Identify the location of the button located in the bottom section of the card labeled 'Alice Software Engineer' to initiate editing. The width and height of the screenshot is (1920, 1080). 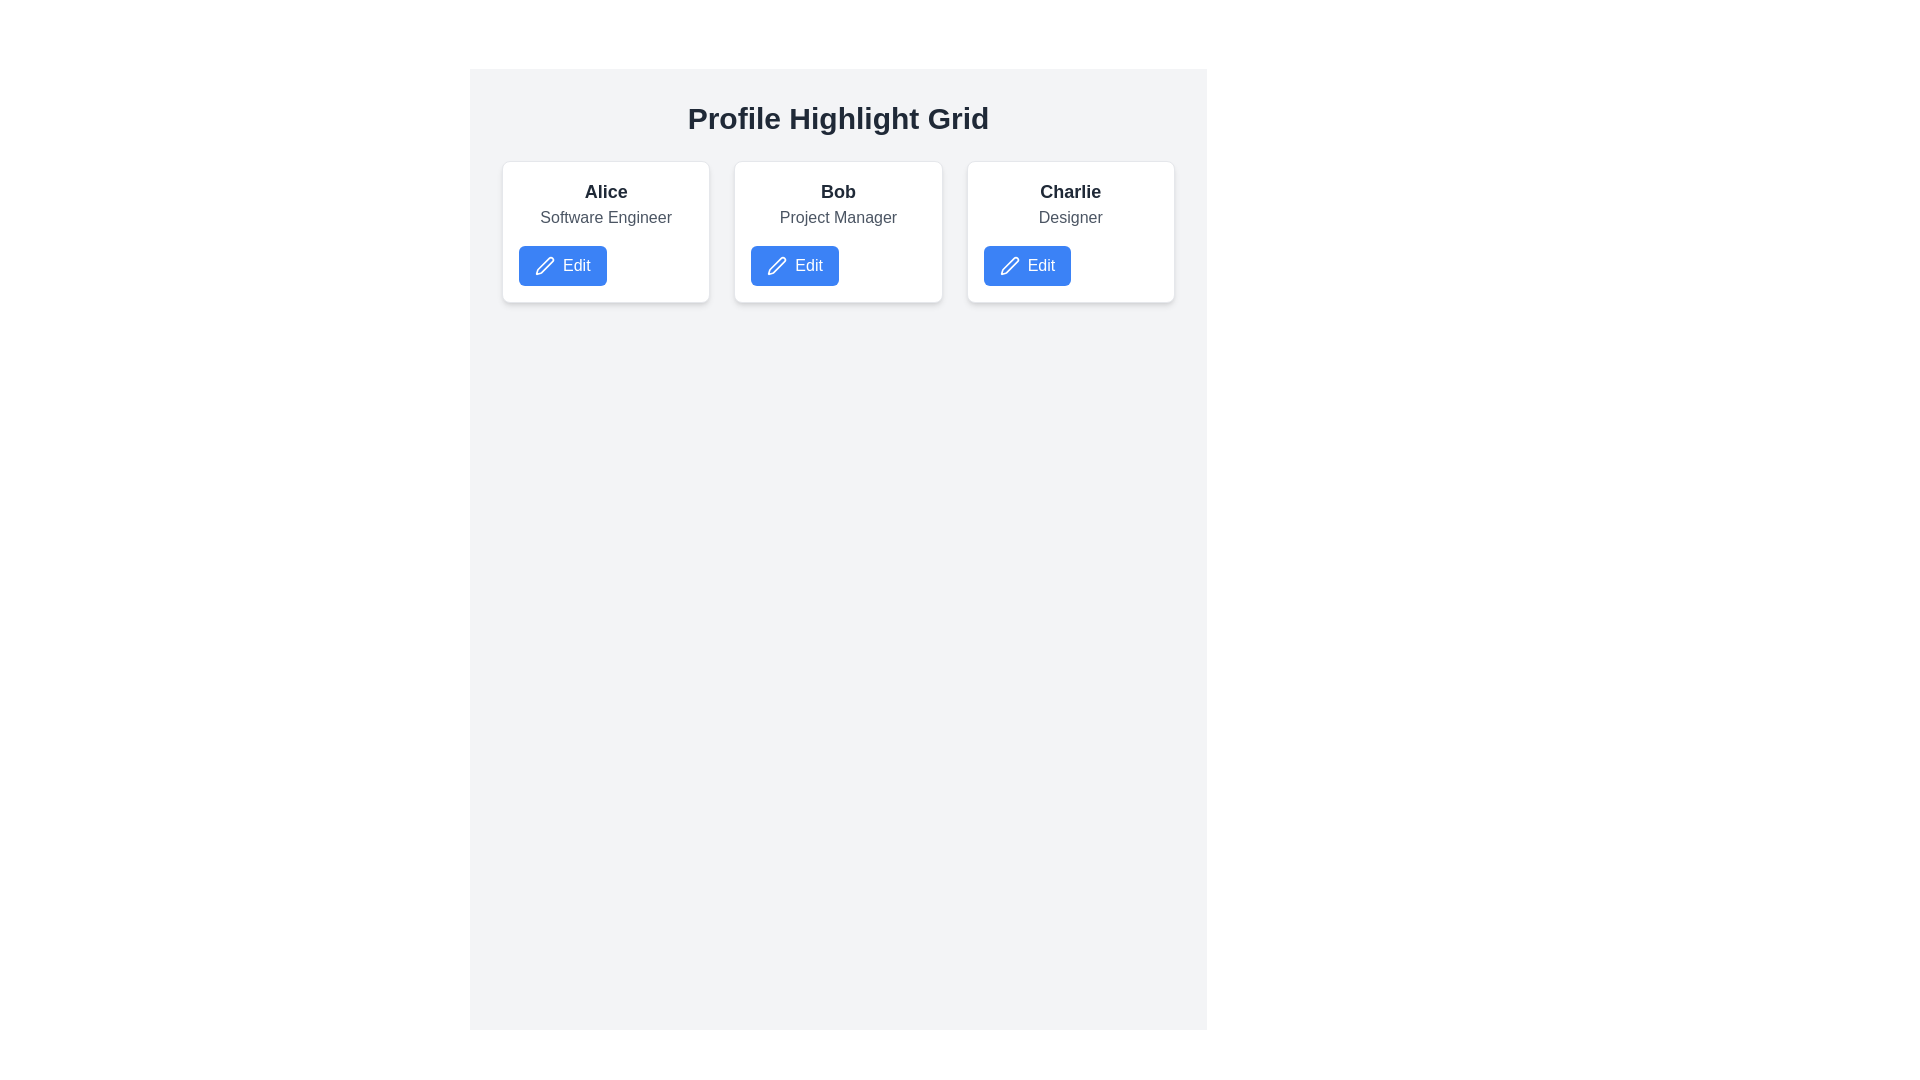
(561, 265).